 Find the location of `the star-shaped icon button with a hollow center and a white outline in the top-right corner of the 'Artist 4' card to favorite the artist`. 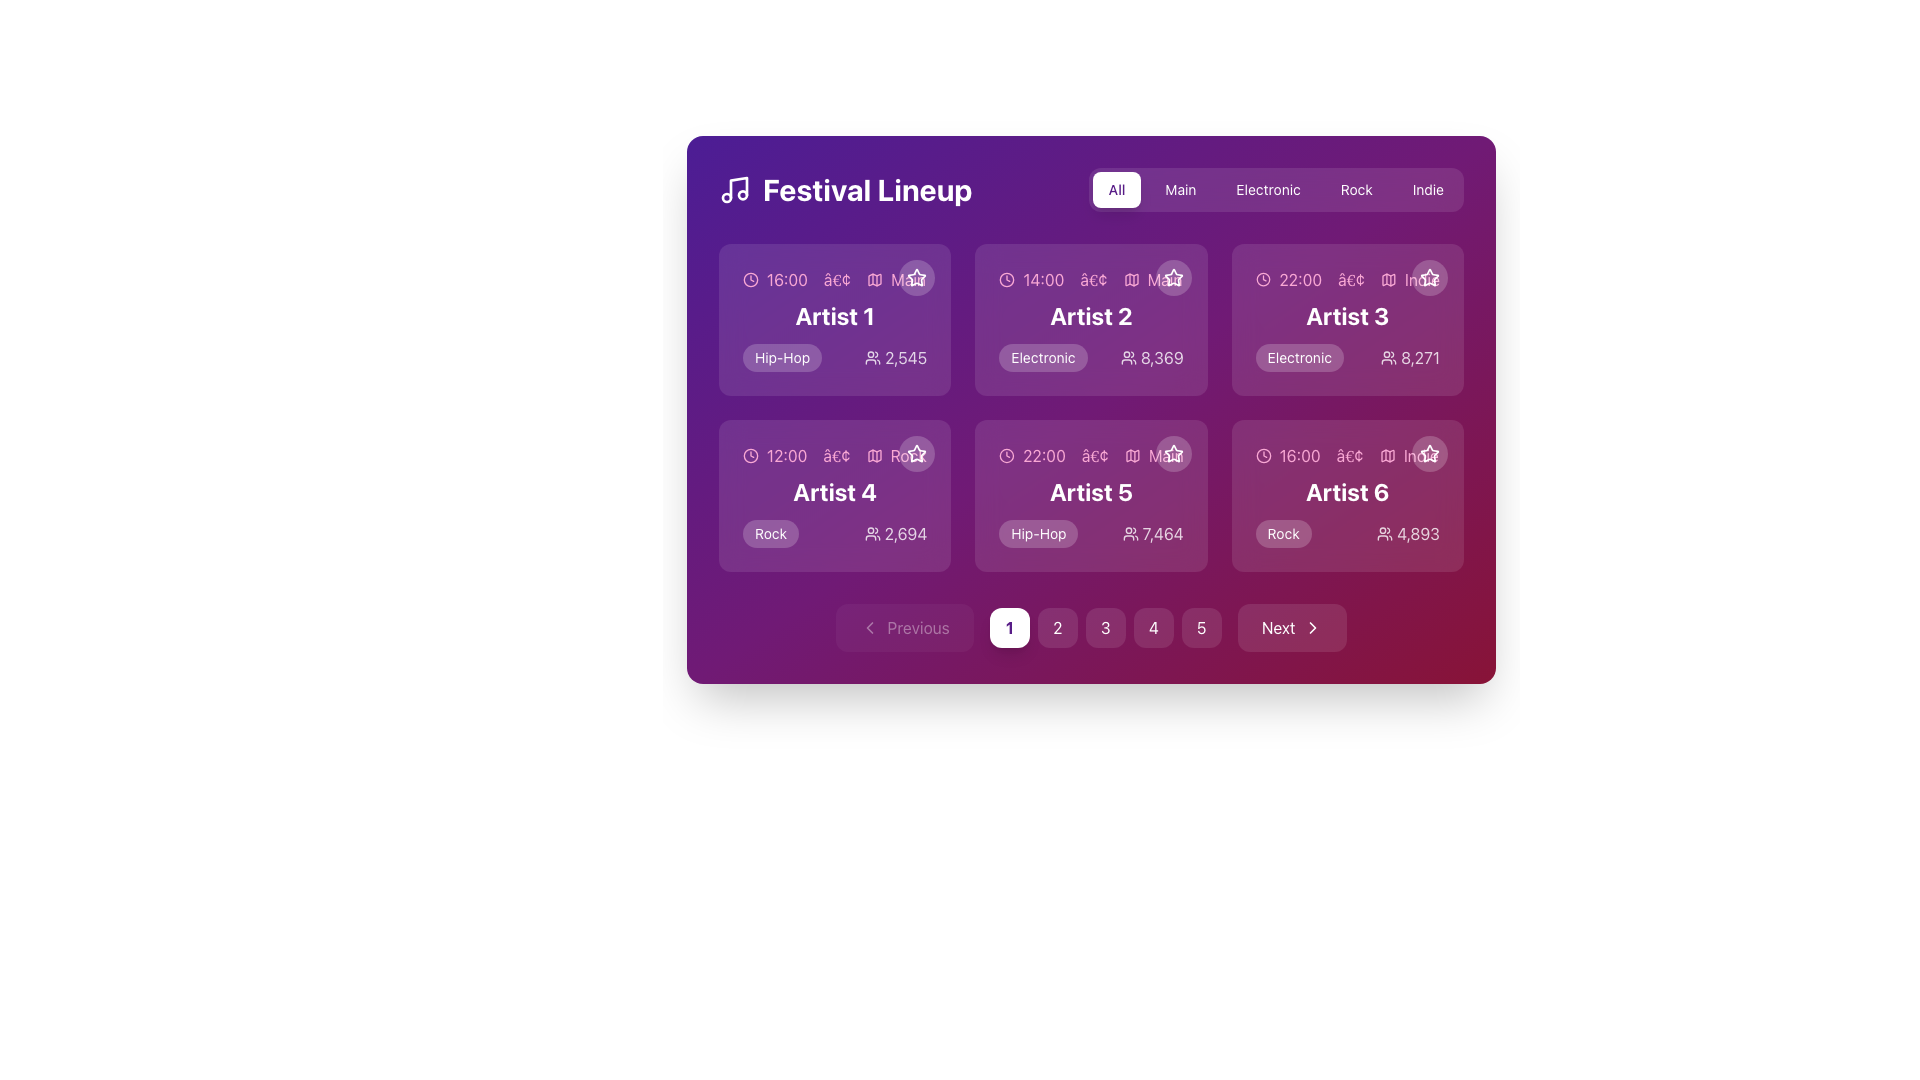

the star-shaped icon button with a hollow center and a white outline in the top-right corner of the 'Artist 4' card to favorite the artist is located at coordinates (915, 454).